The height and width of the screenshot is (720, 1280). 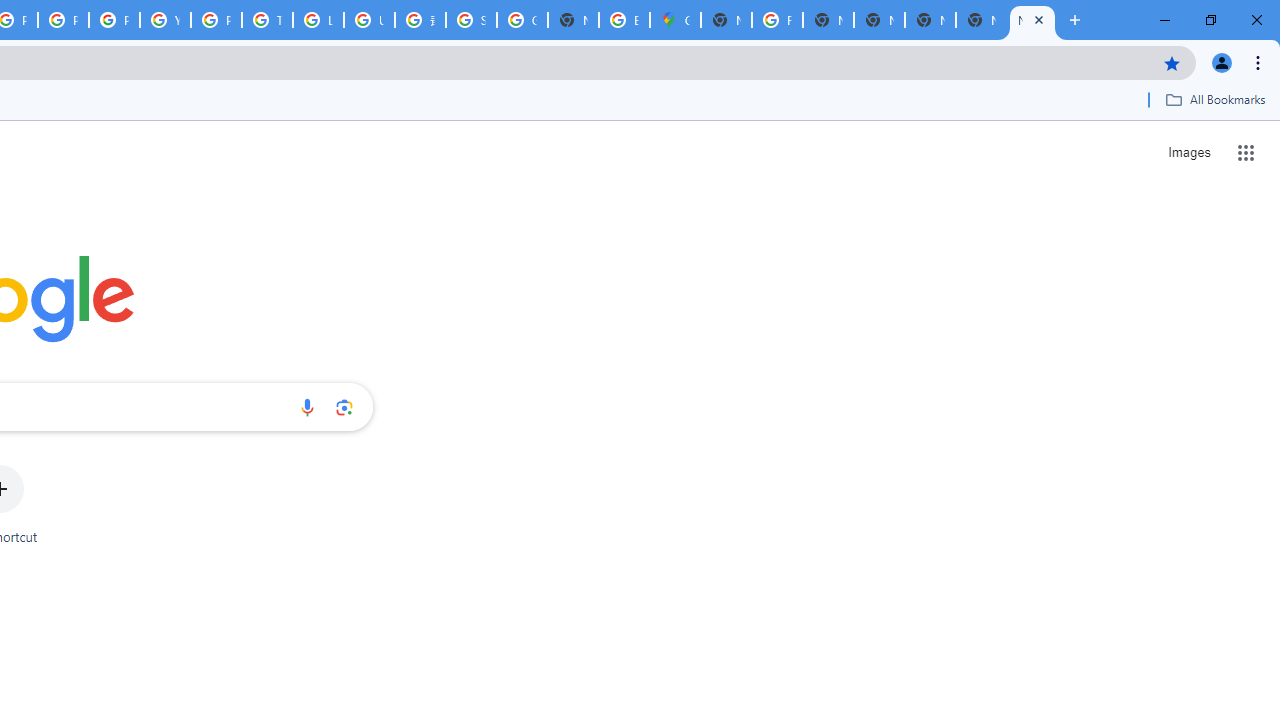 What do you see at coordinates (344, 406) in the screenshot?
I see `'Search by image'` at bounding box center [344, 406].